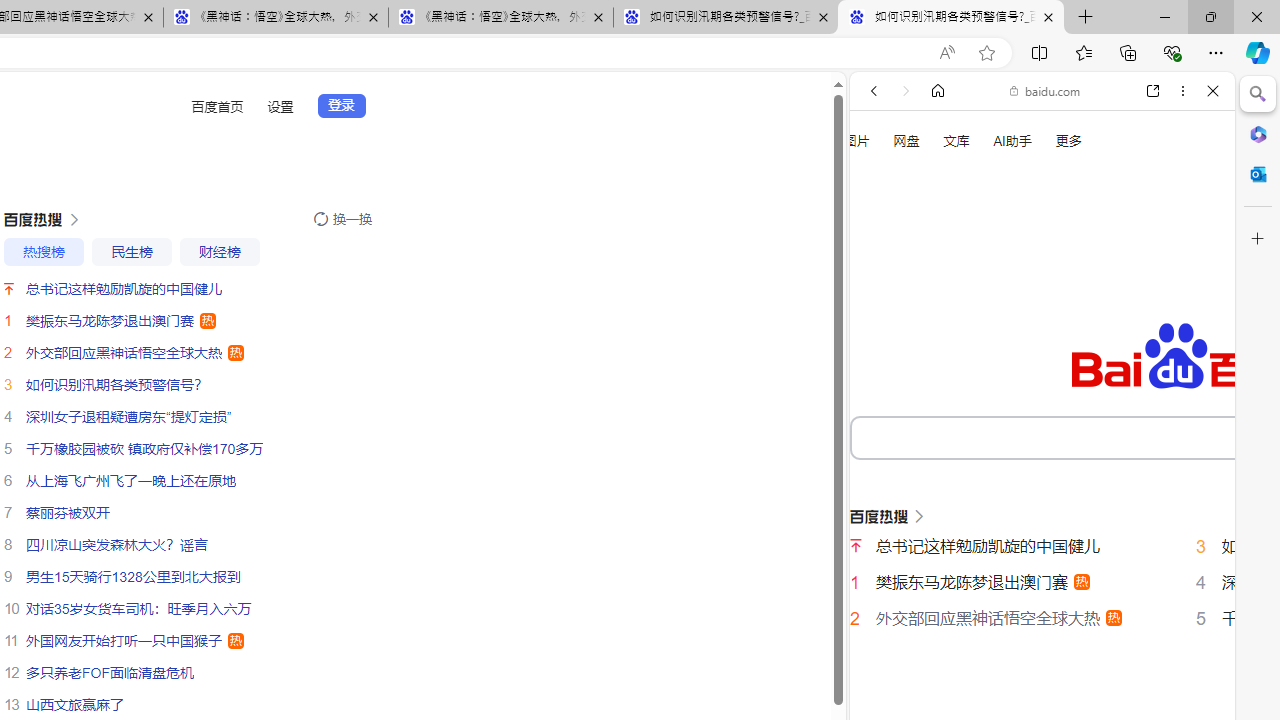 This screenshot has height=720, width=1280. What do you see at coordinates (1051, 137) in the screenshot?
I see `'Search the web'` at bounding box center [1051, 137].